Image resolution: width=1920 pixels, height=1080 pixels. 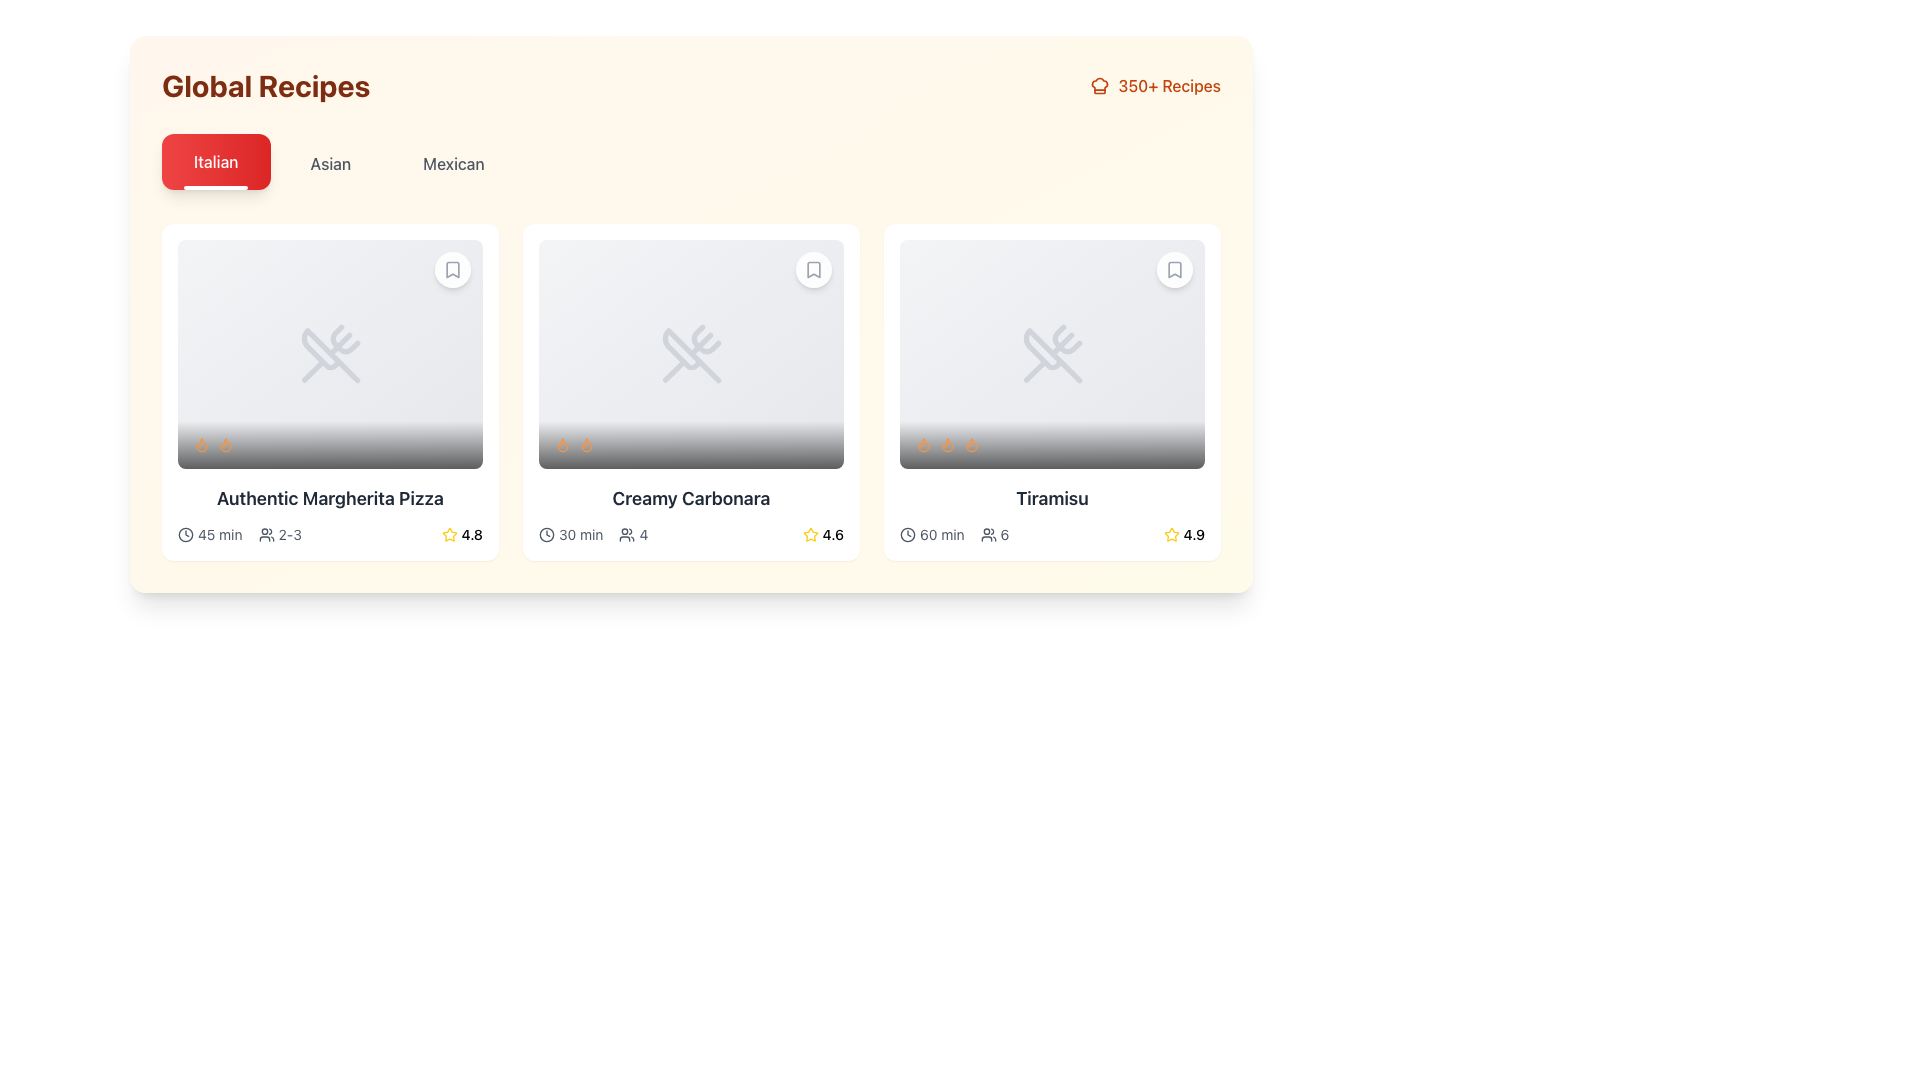 What do you see at coordinates (931, 533) in the screenshot?
I see `the clock icon representing the duration of '60 min' in the bottom-left corner of the Tiramisu recipe card` at bounding box center [931, 533].